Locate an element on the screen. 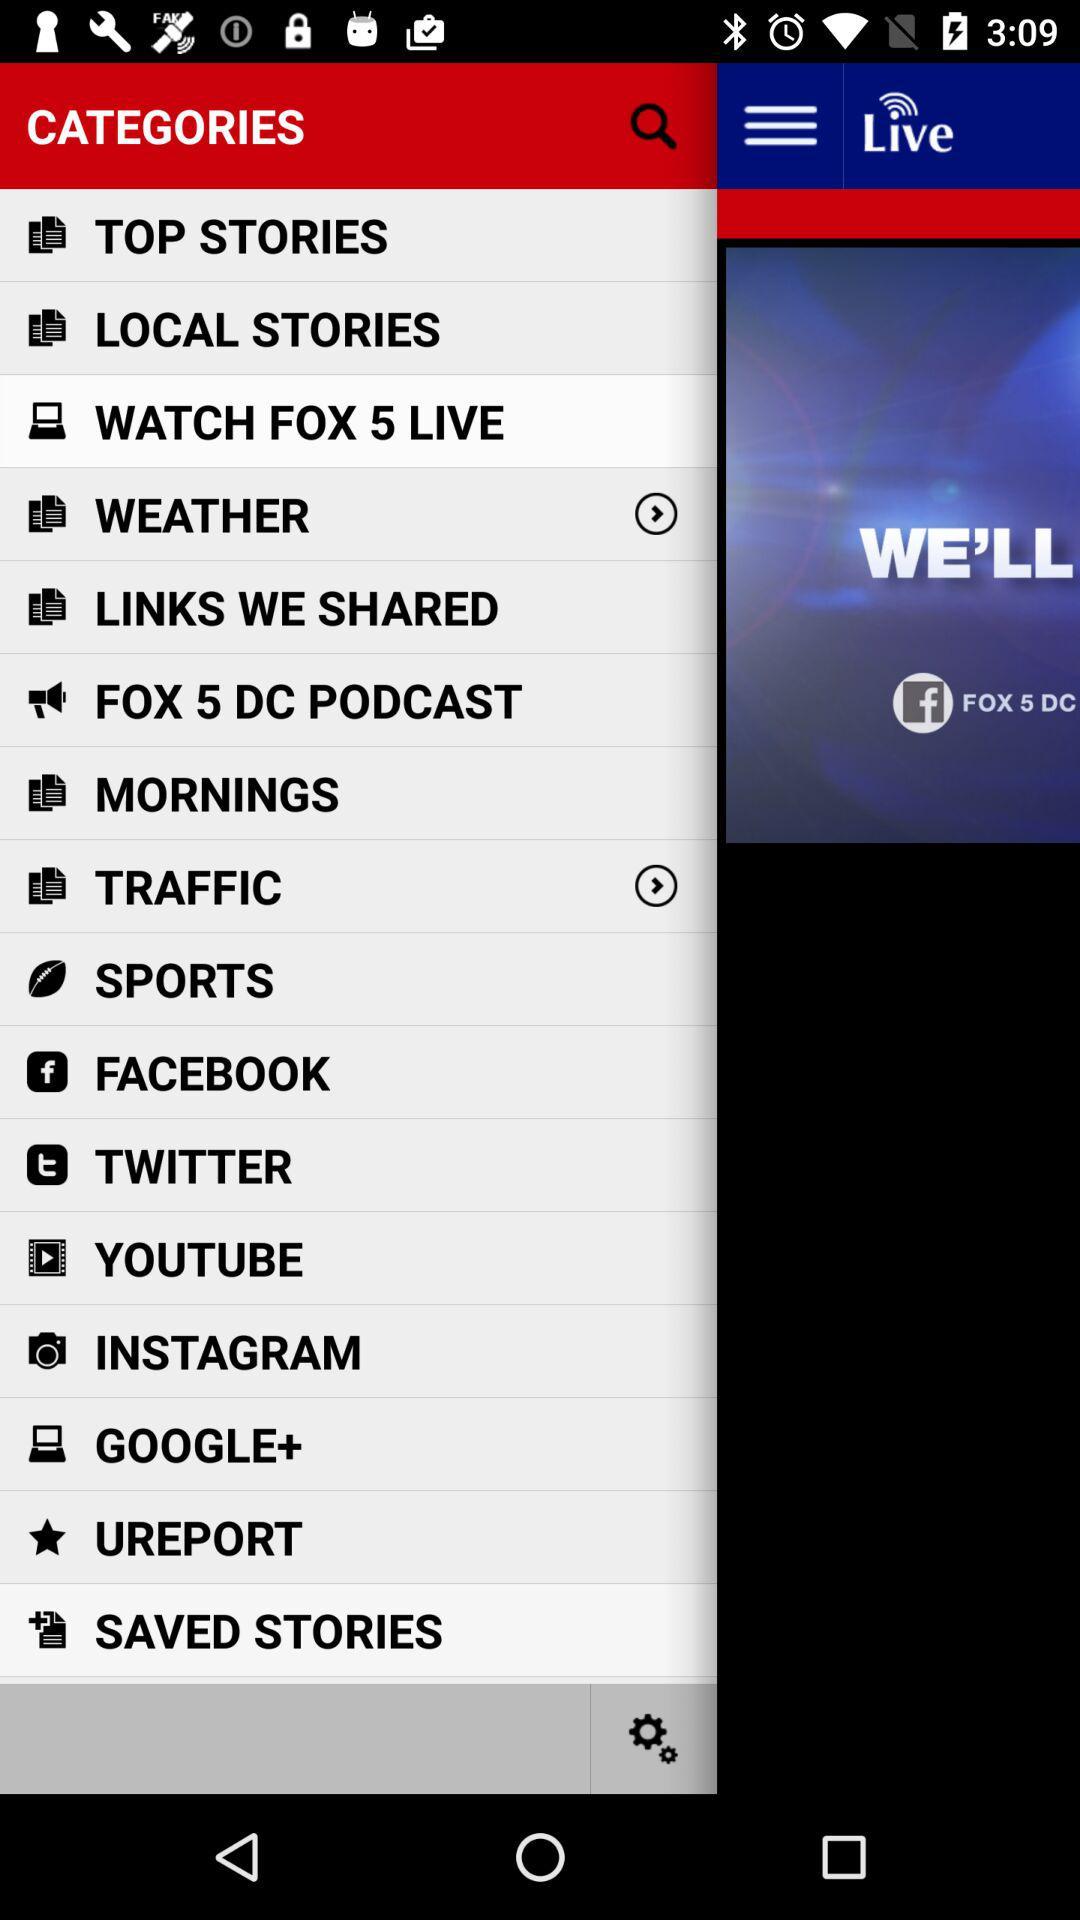 The image size is (1080, 1920). item to the right of the categories icon is located at coordinates (778, 124).